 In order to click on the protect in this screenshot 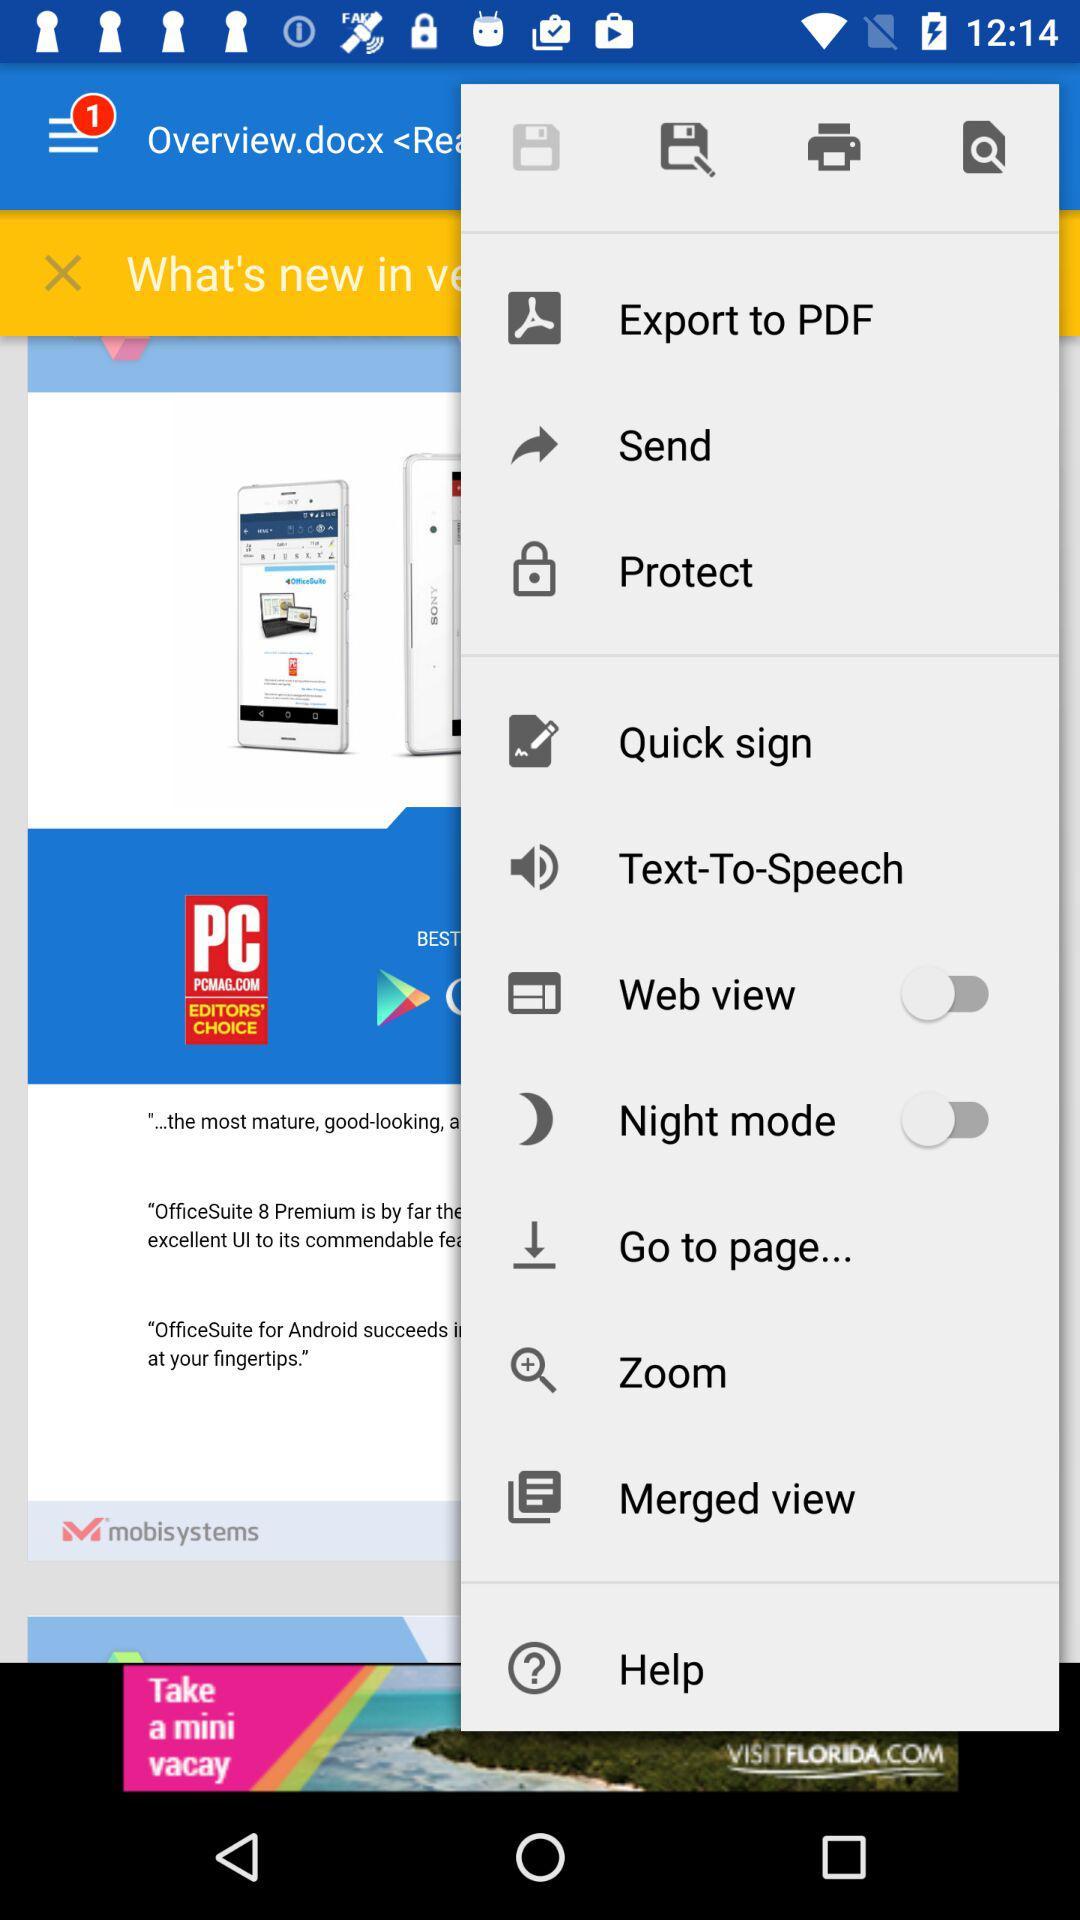, I will do `click(759, 569)`.